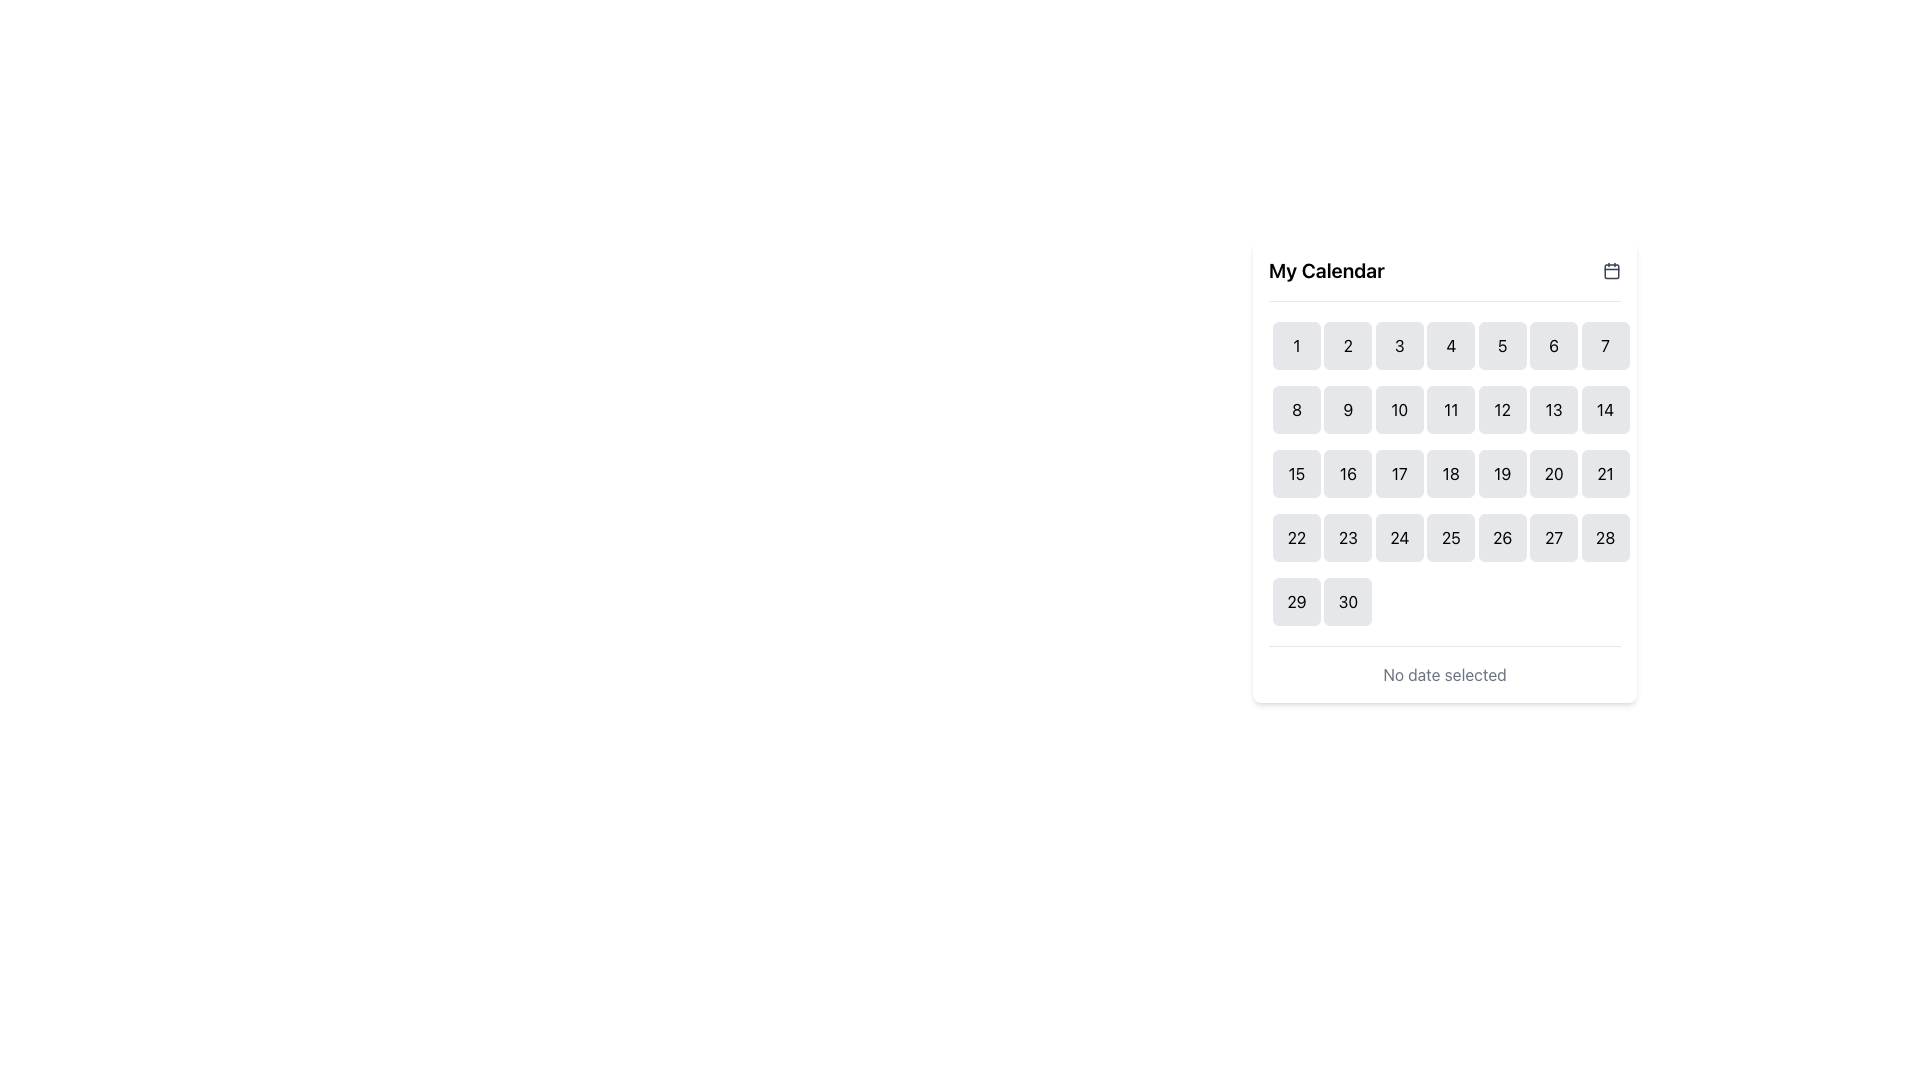 The image size is (1920, 1080). I want to click on the calendar date selector button for the 20th day of the month, located in the third row and sixth column of the calendar grid, so click(1553, 474).